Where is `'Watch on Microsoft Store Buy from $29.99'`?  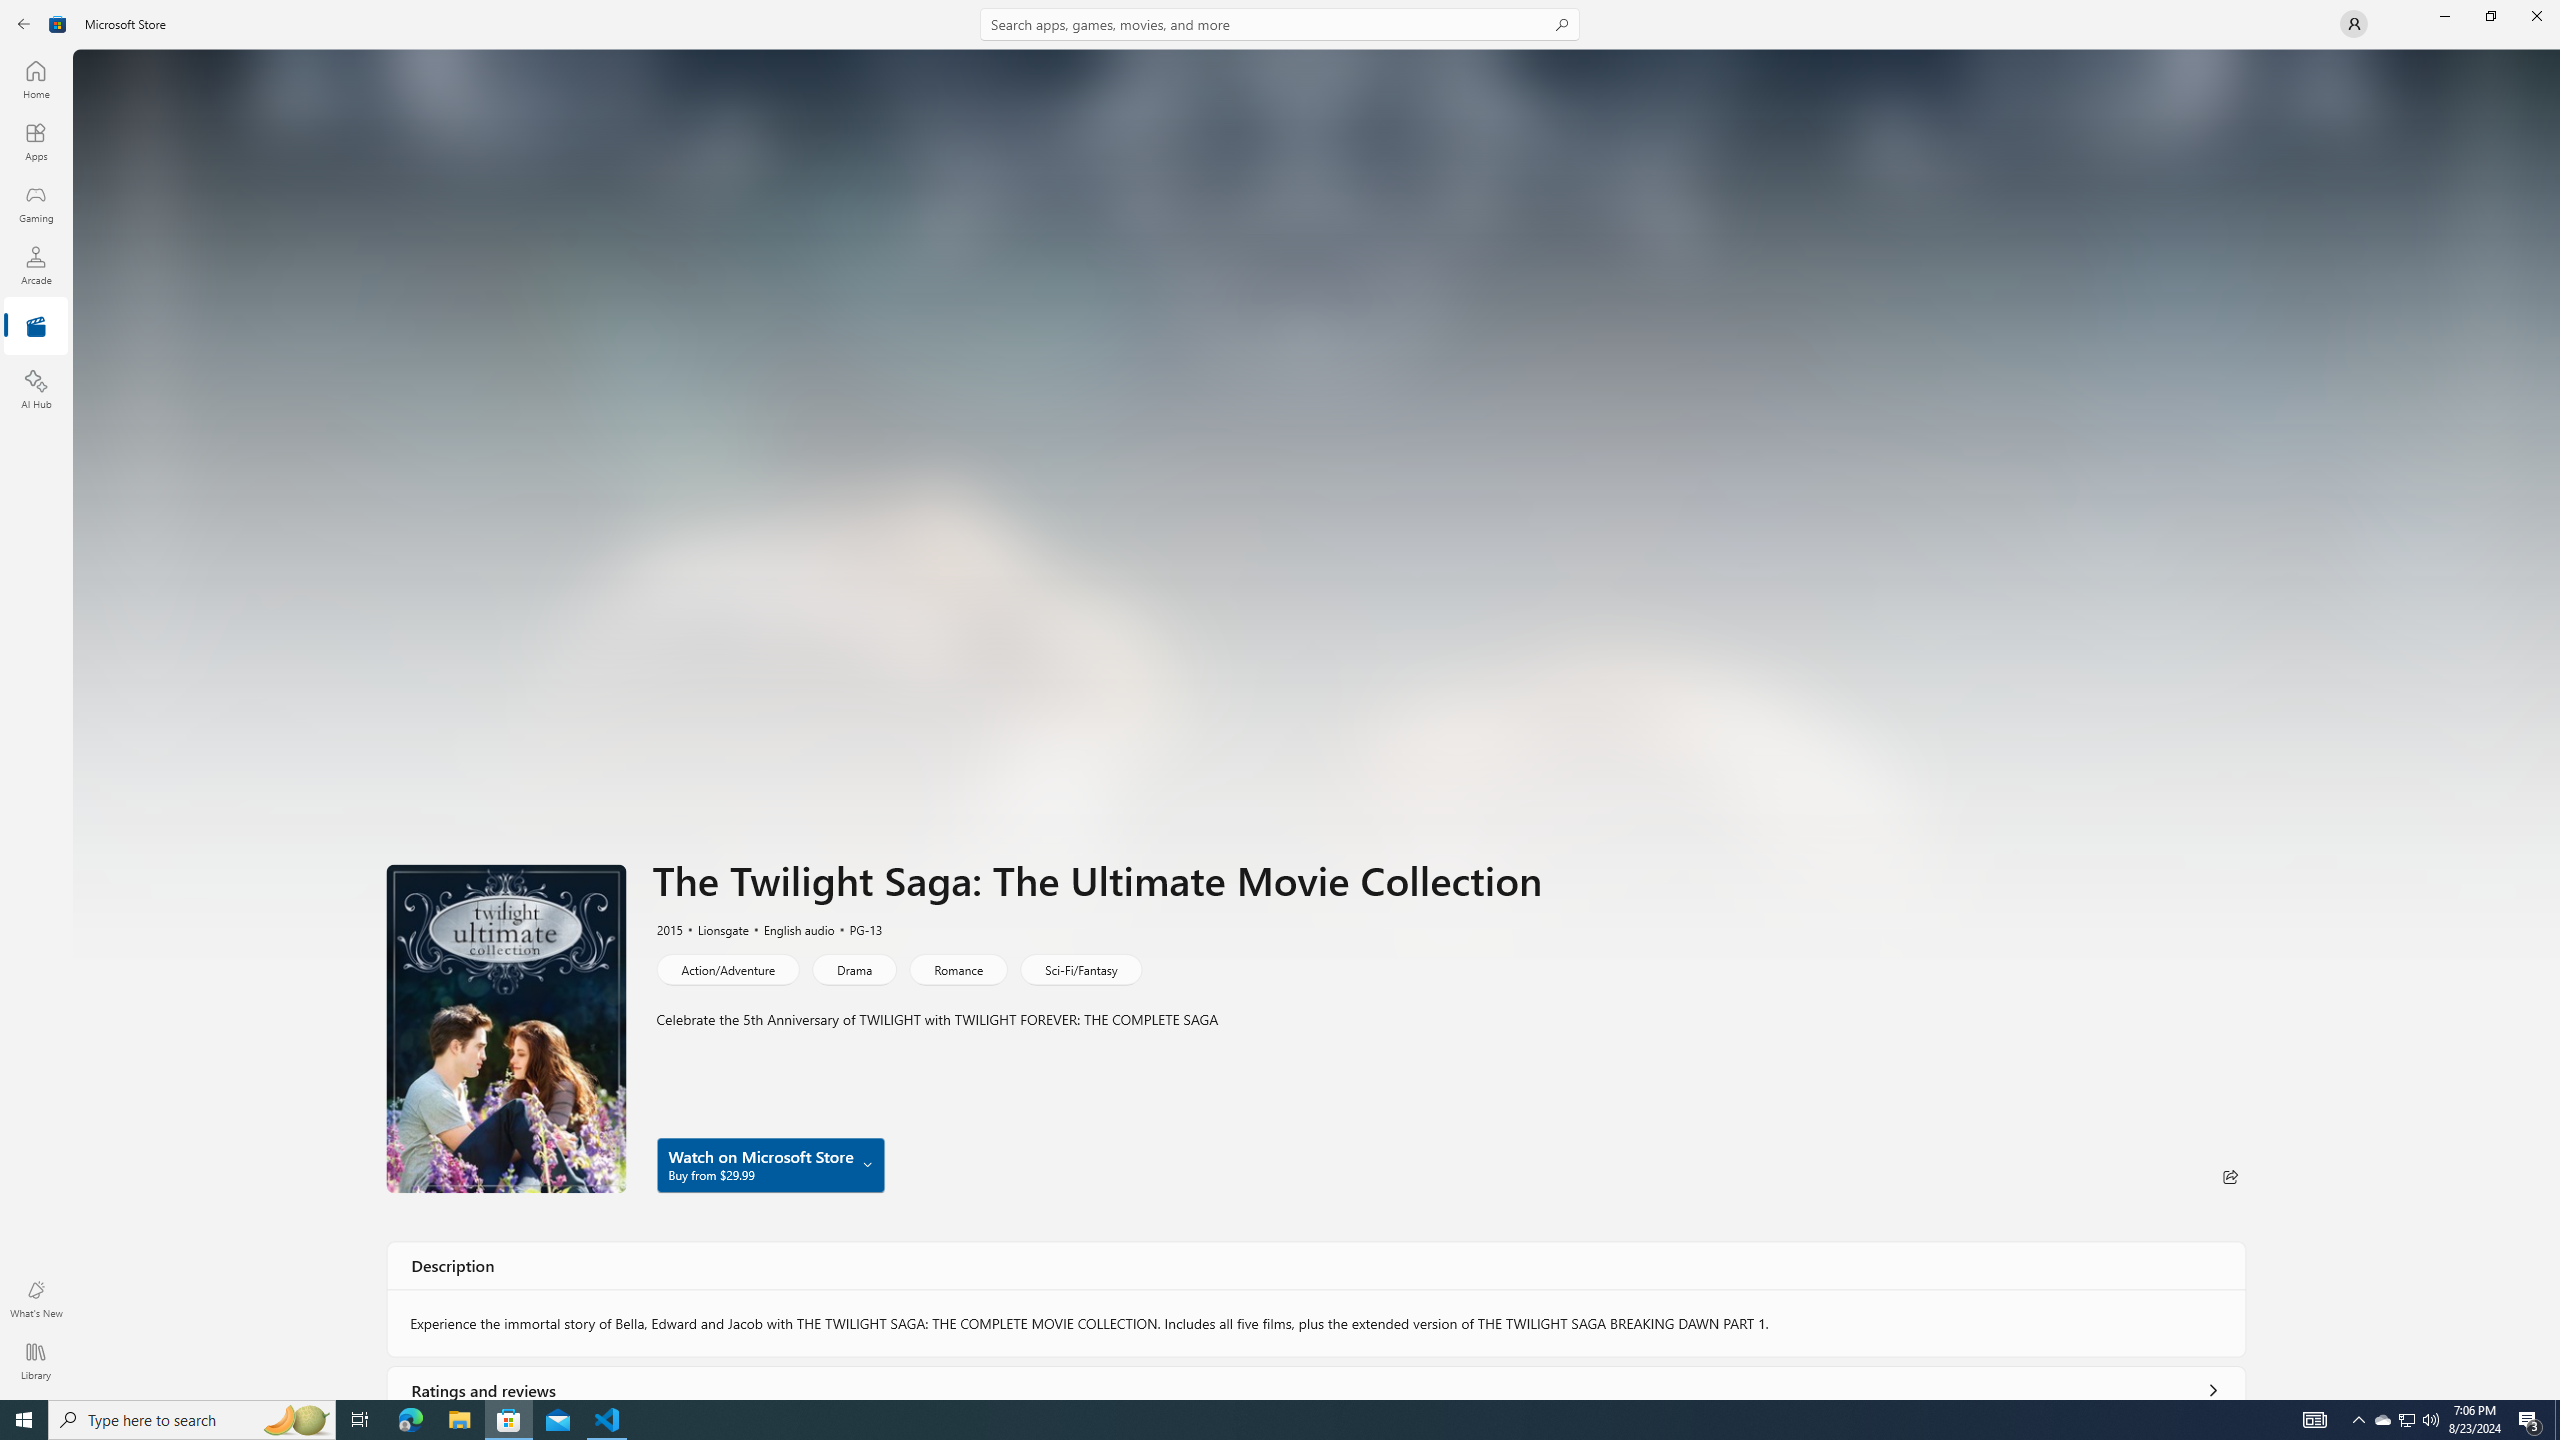 'Watch on Microsoft Store Buy from $29.99' is located at coordinates (770, 1164).